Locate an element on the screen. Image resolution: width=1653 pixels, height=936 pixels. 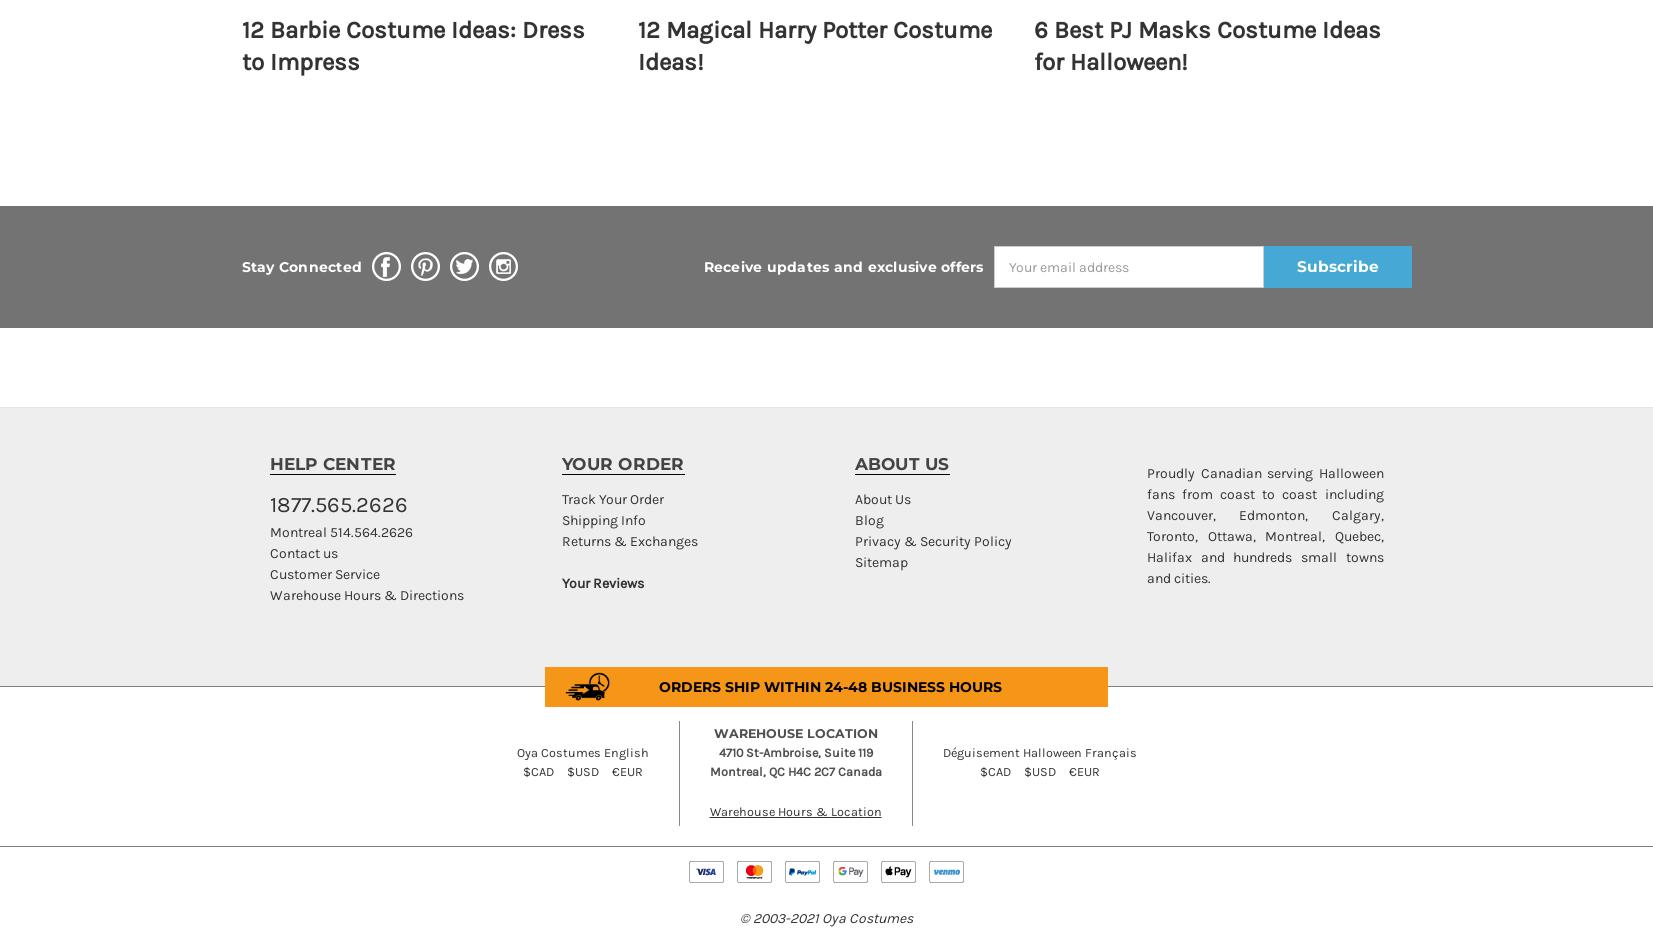
'Customer Service' is located at coordinates (322, 572).